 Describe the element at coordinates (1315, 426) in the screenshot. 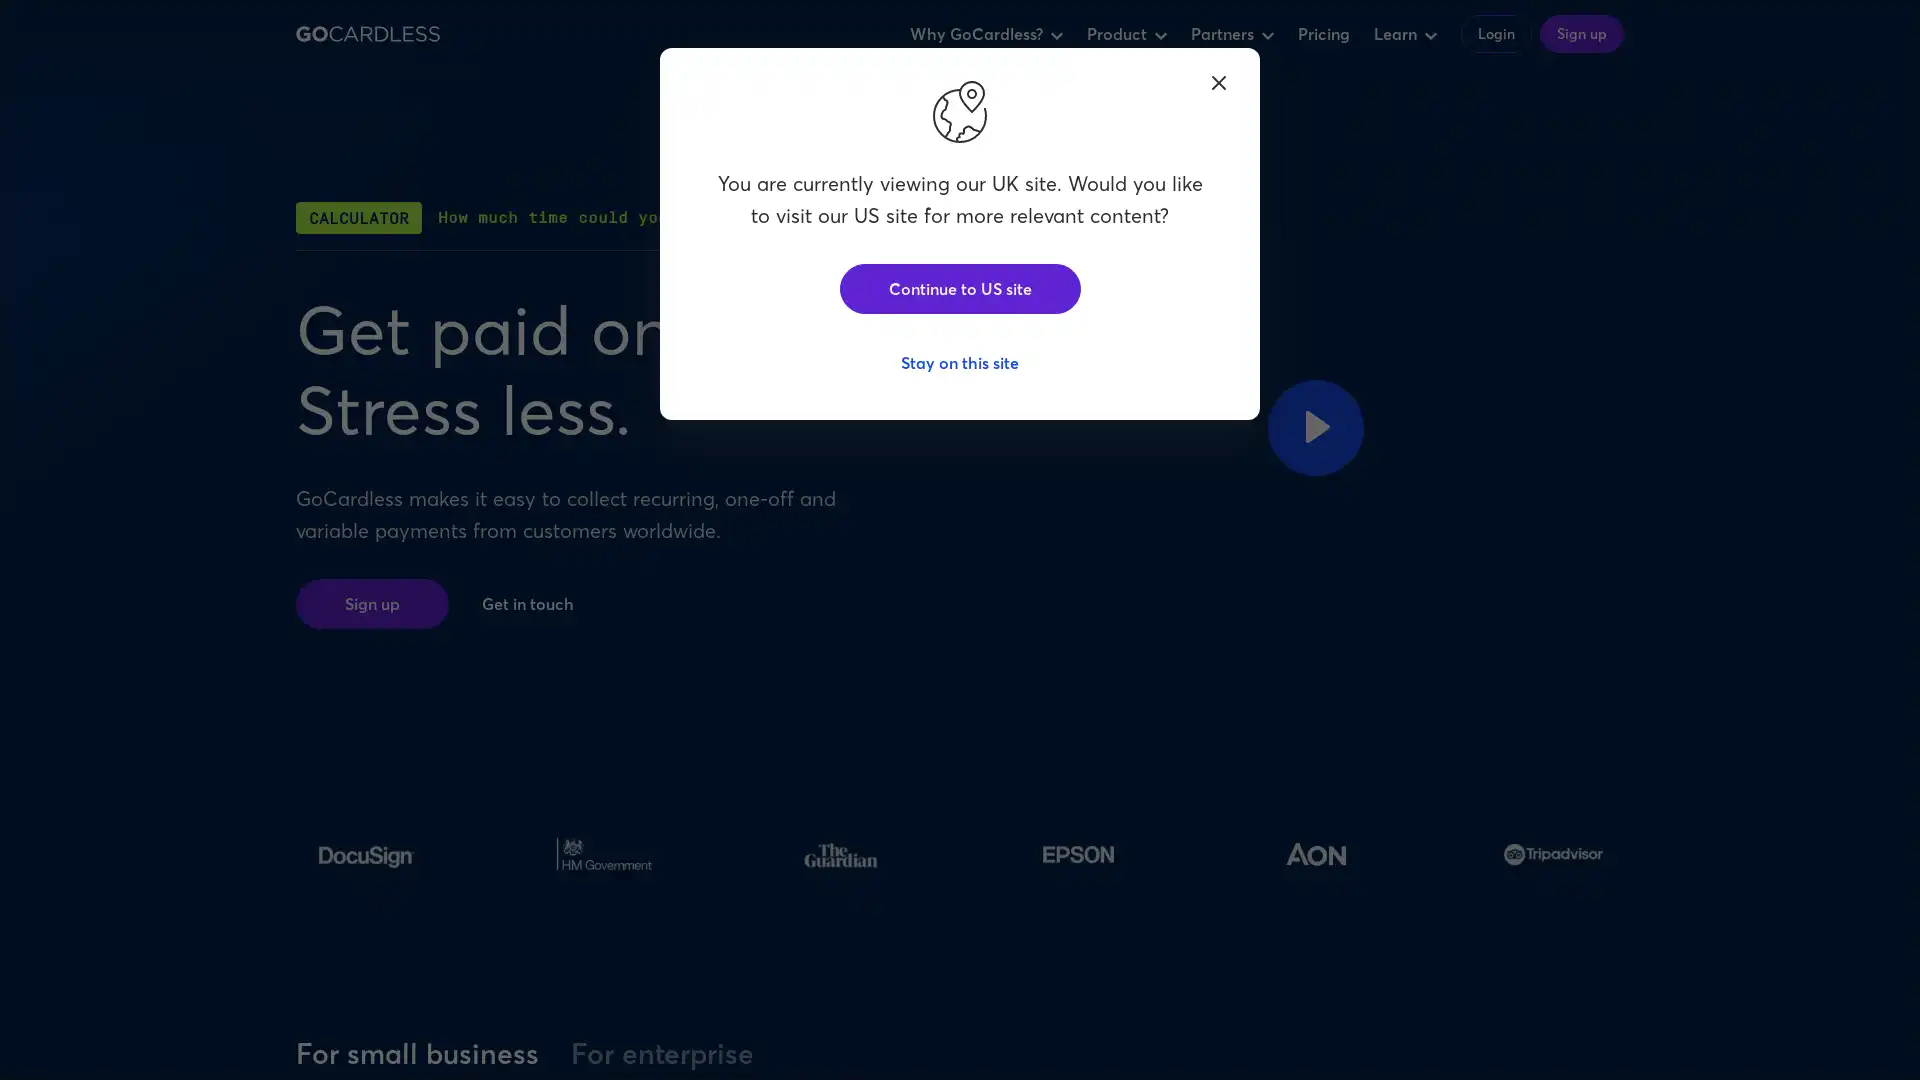

I see `Play video` at that location.